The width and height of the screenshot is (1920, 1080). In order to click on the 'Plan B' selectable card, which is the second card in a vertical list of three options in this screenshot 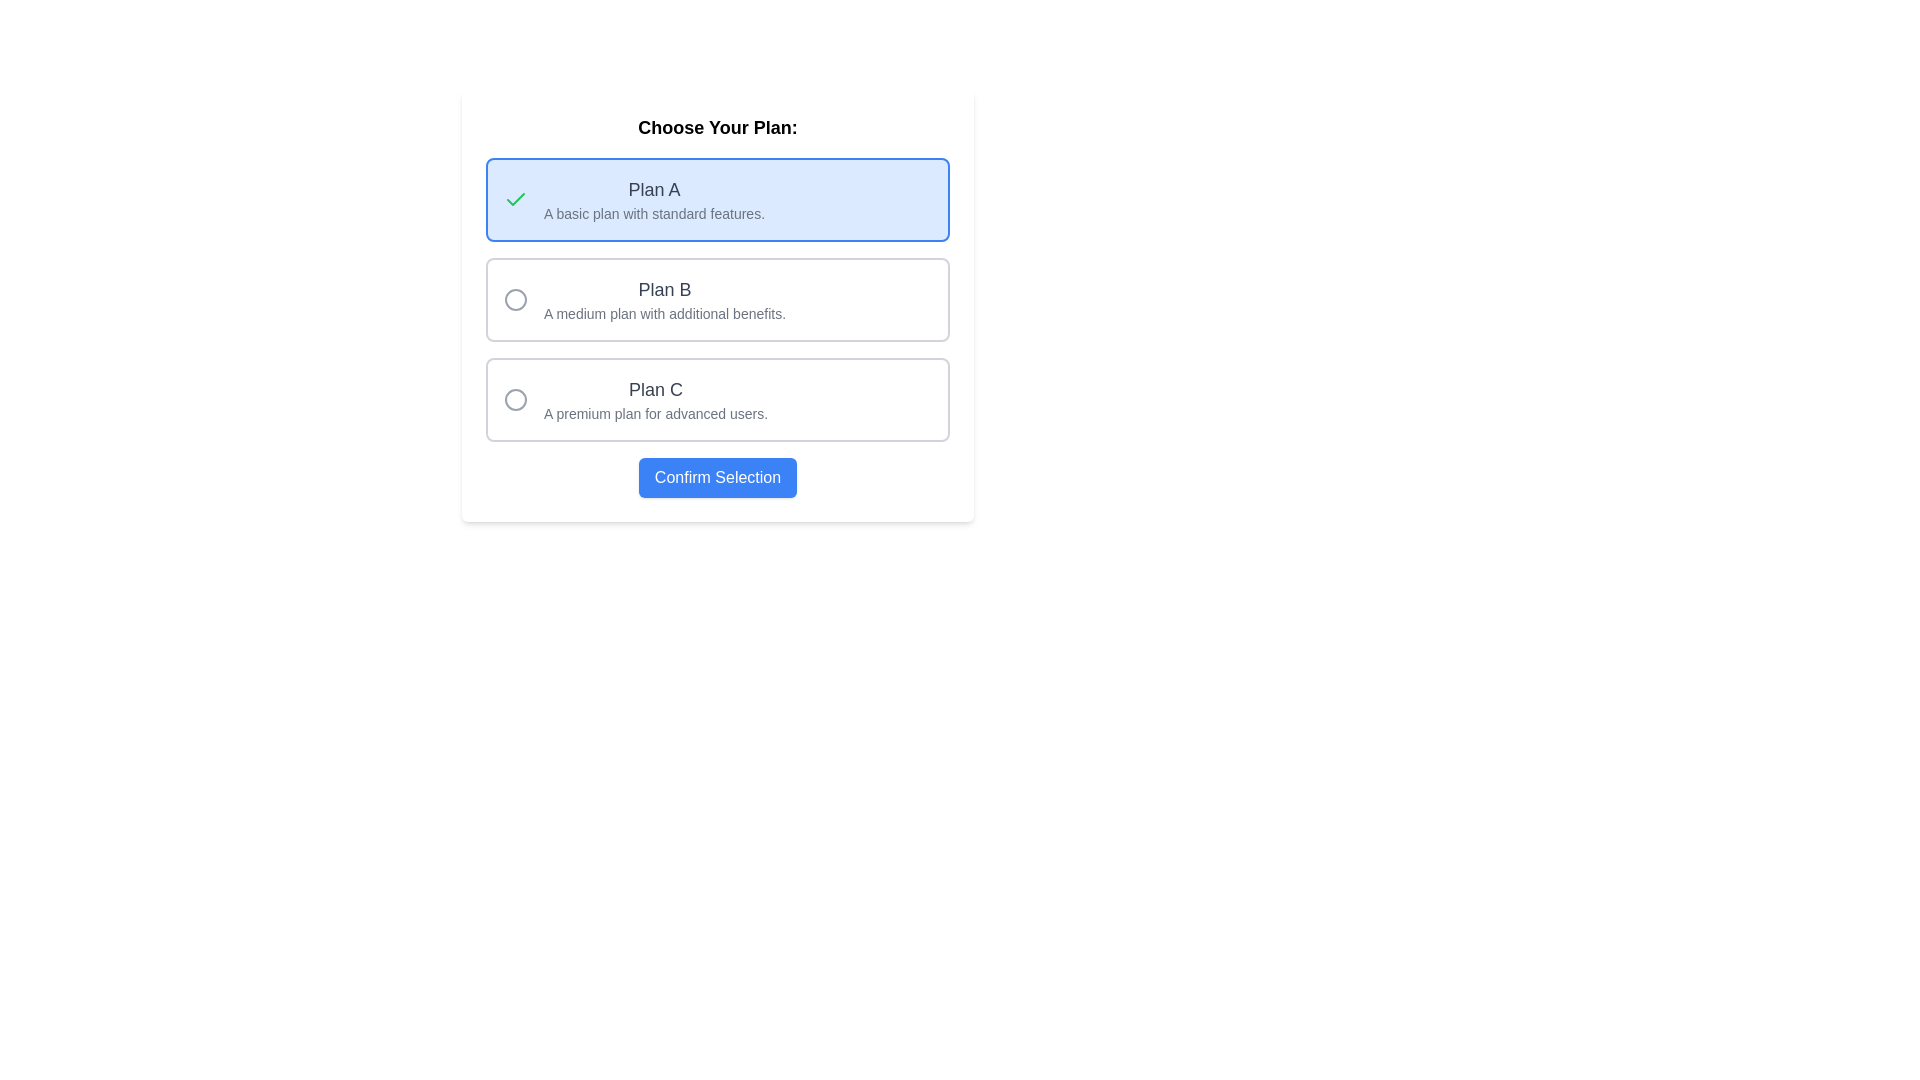, I will do `click(718, 300)`.